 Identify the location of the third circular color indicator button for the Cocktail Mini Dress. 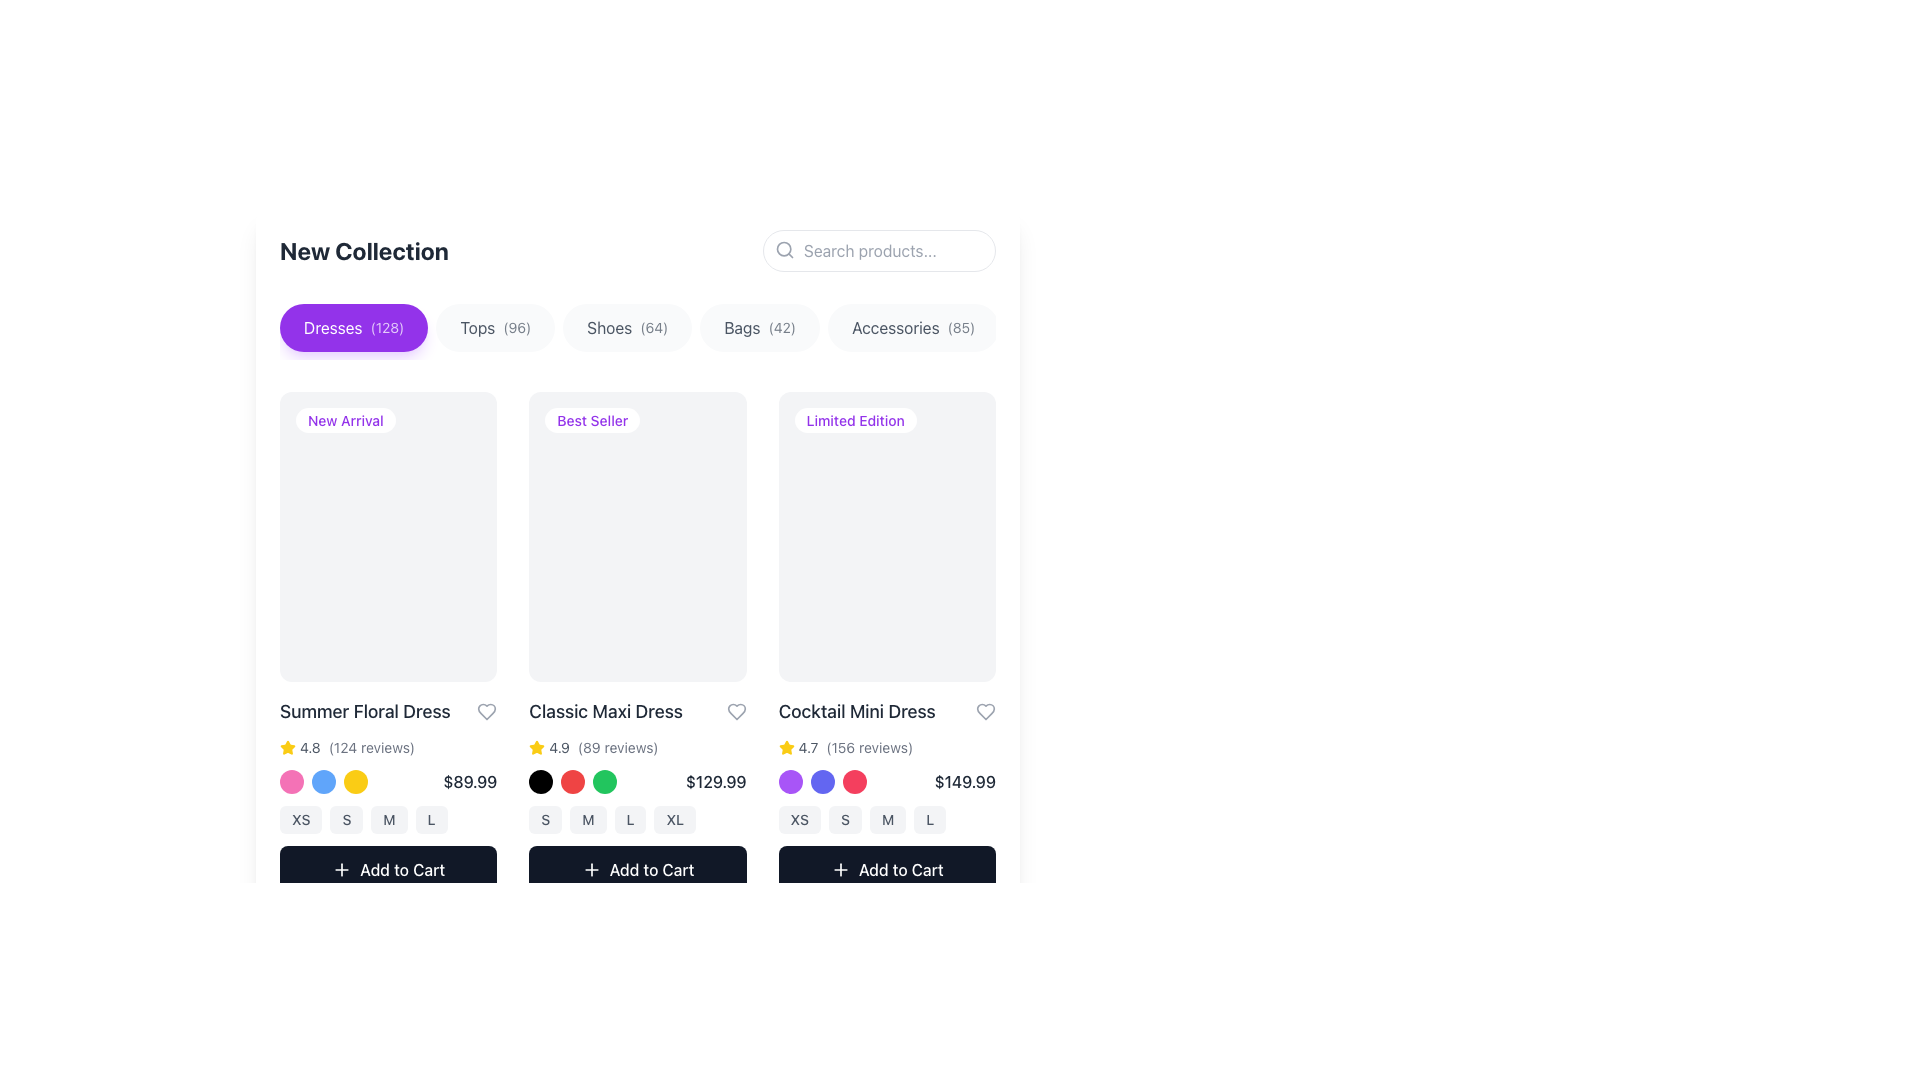
(854, 780).